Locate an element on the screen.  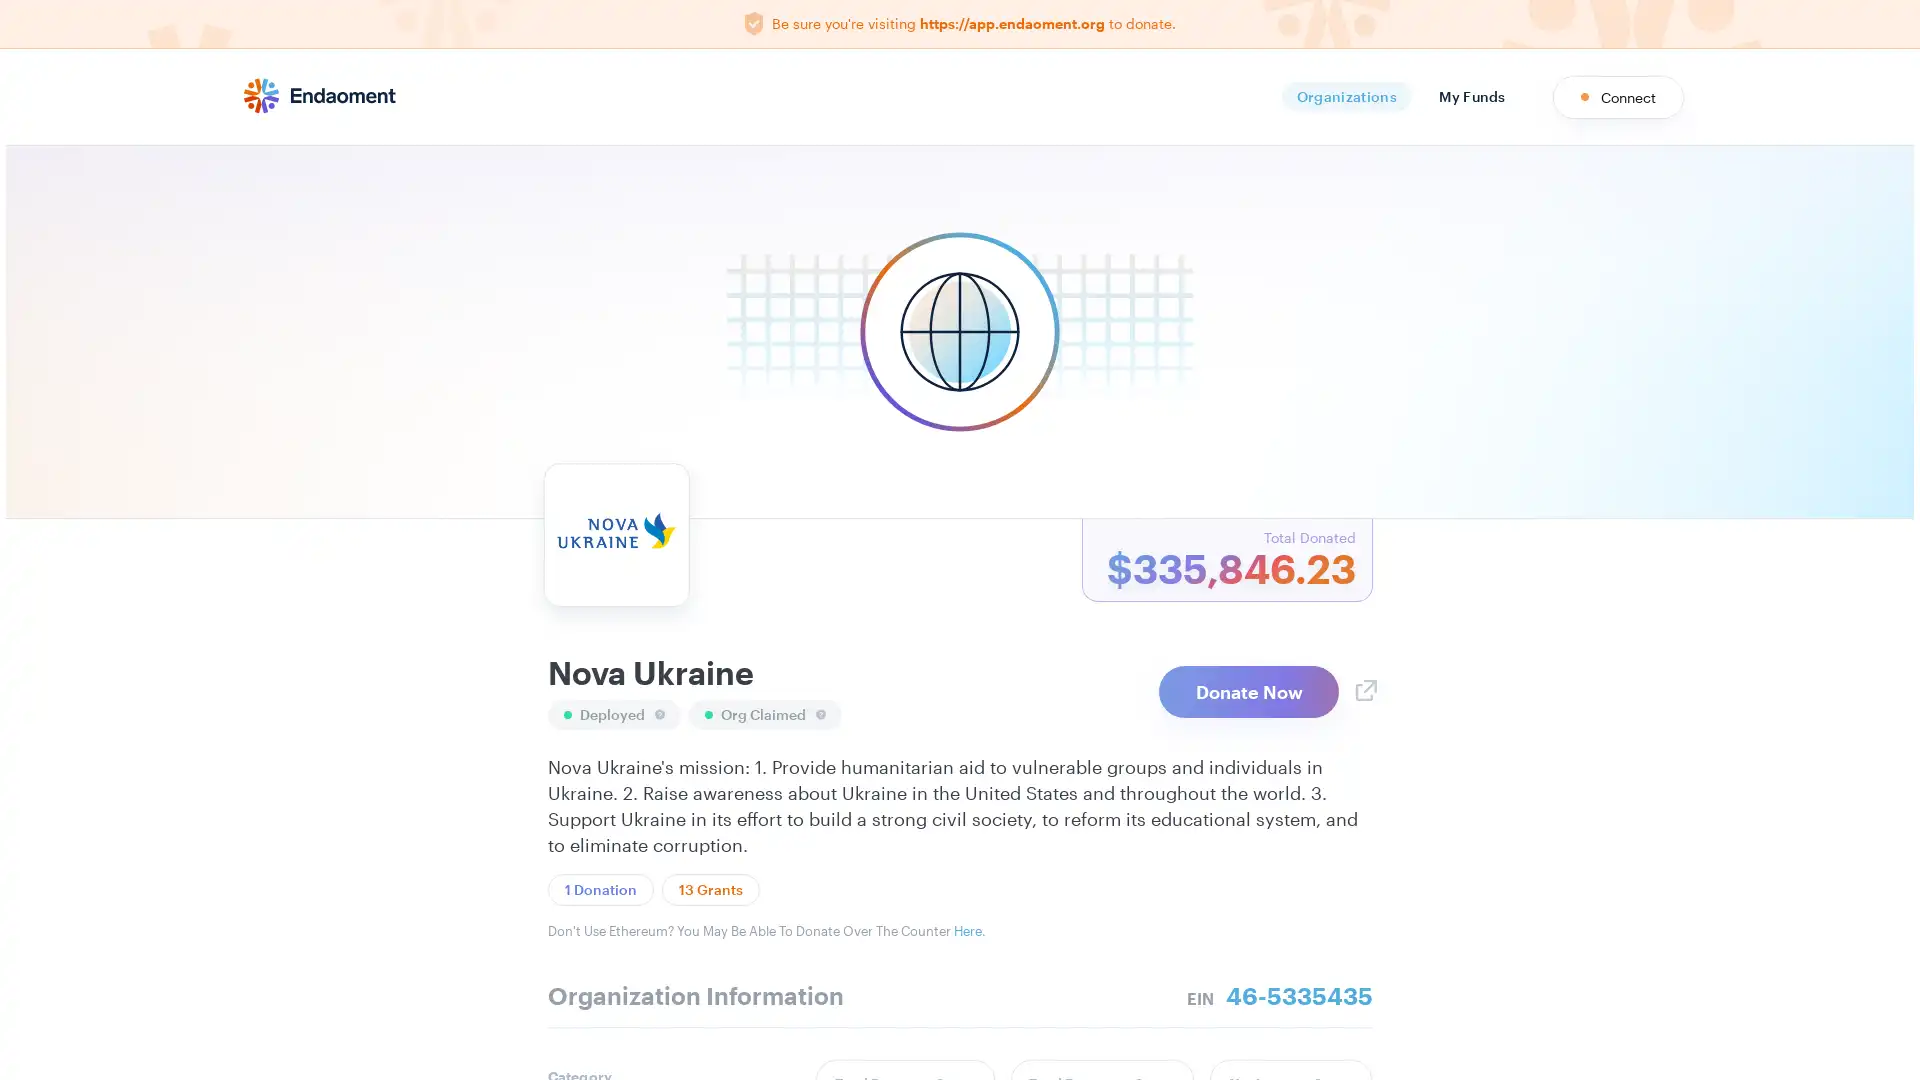
1 Donation is located at coordinates (599, 889).